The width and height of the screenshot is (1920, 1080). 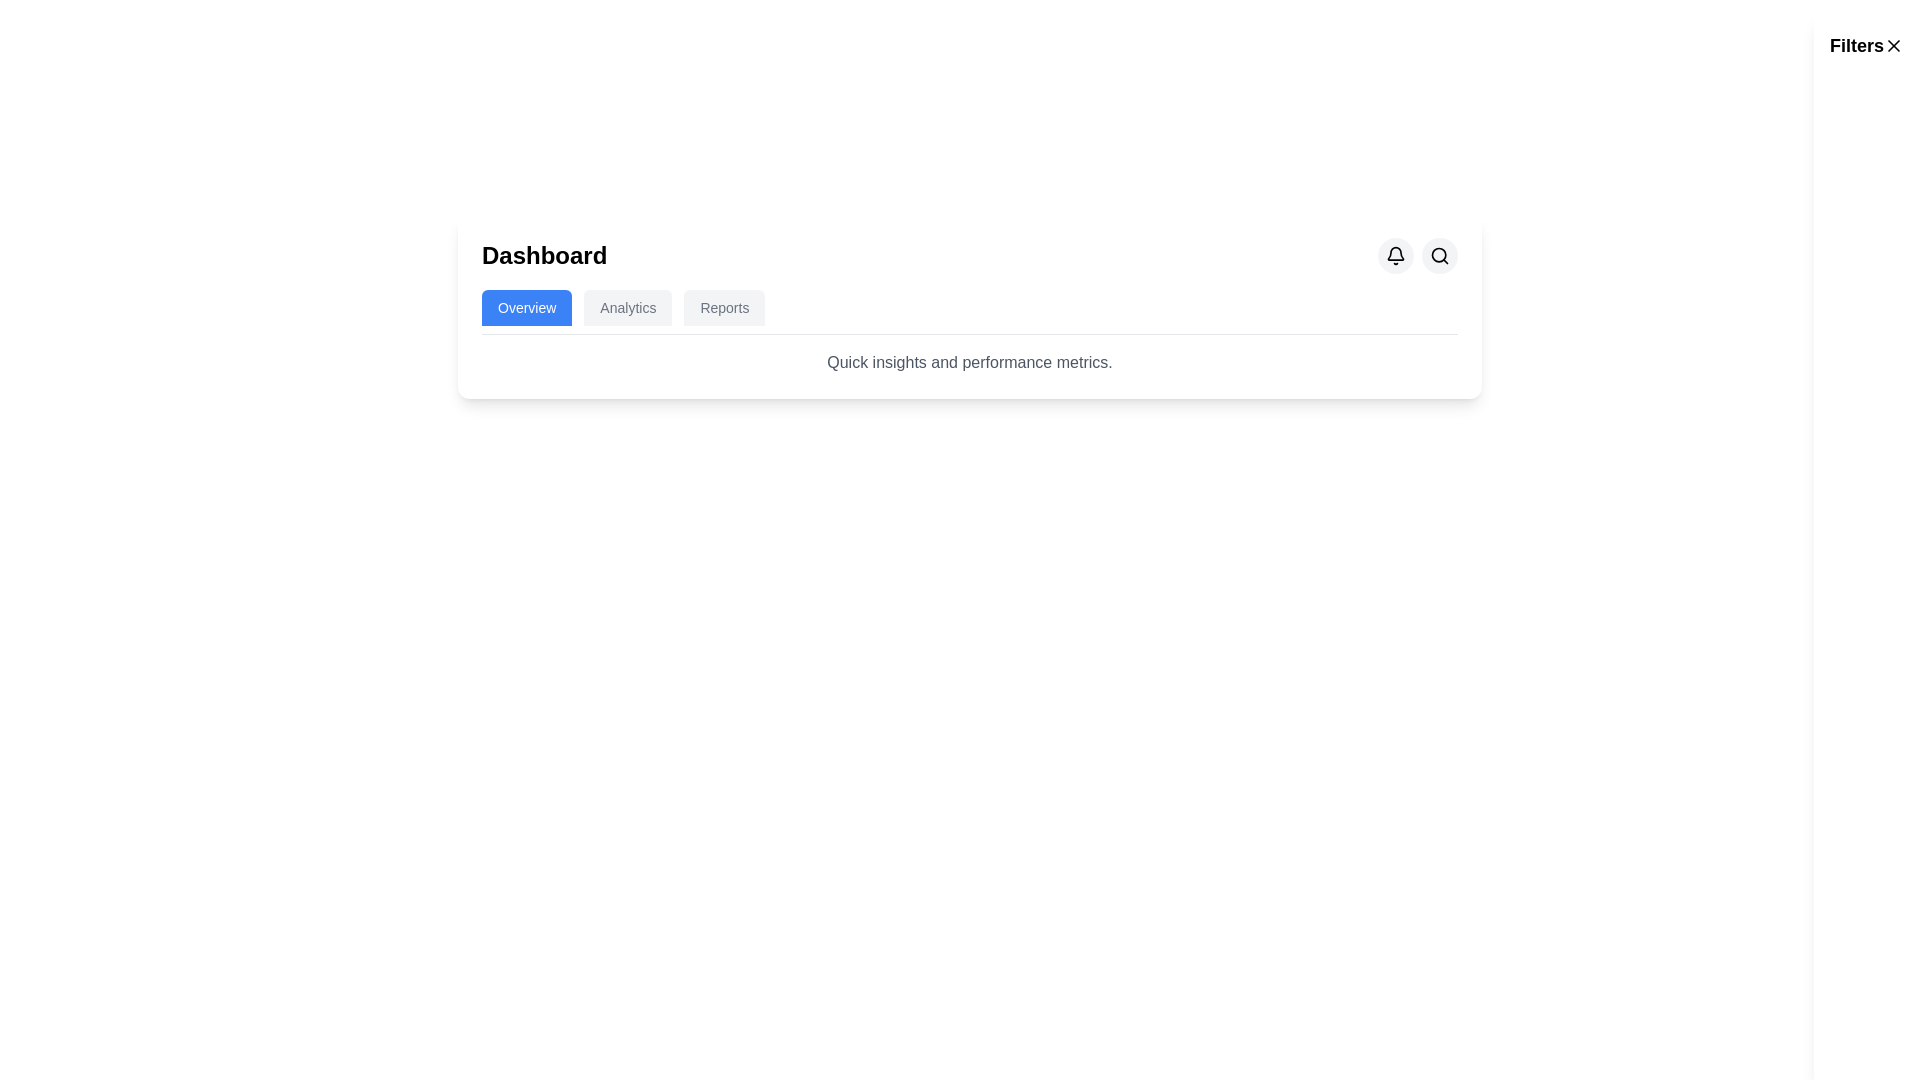 What do you see at coordinates (1395, 254) in the screenshot?
I see `the first button in the group located at the top-right corner of the main content area` at bounding box center [1395, 254].